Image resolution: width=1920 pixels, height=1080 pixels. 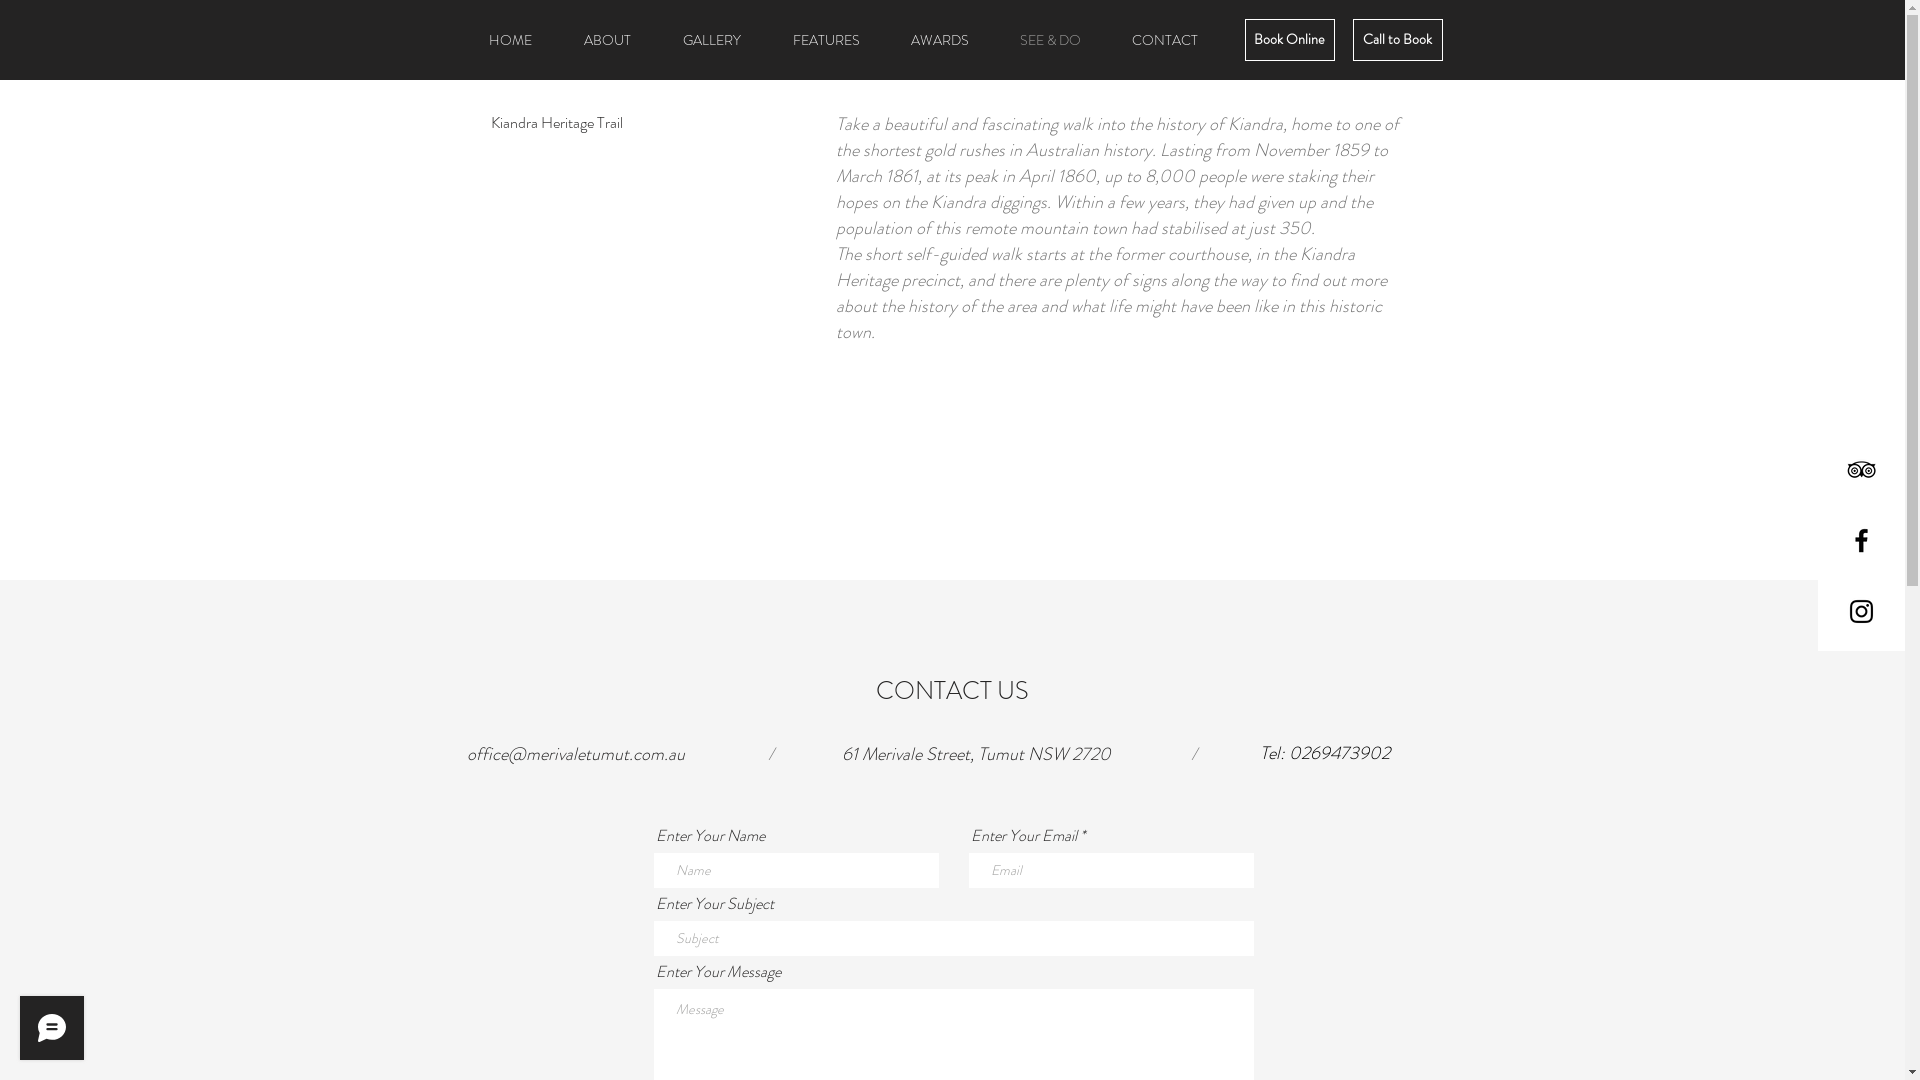 I want to click on 'AWARDS', so click(x=939, y=39).